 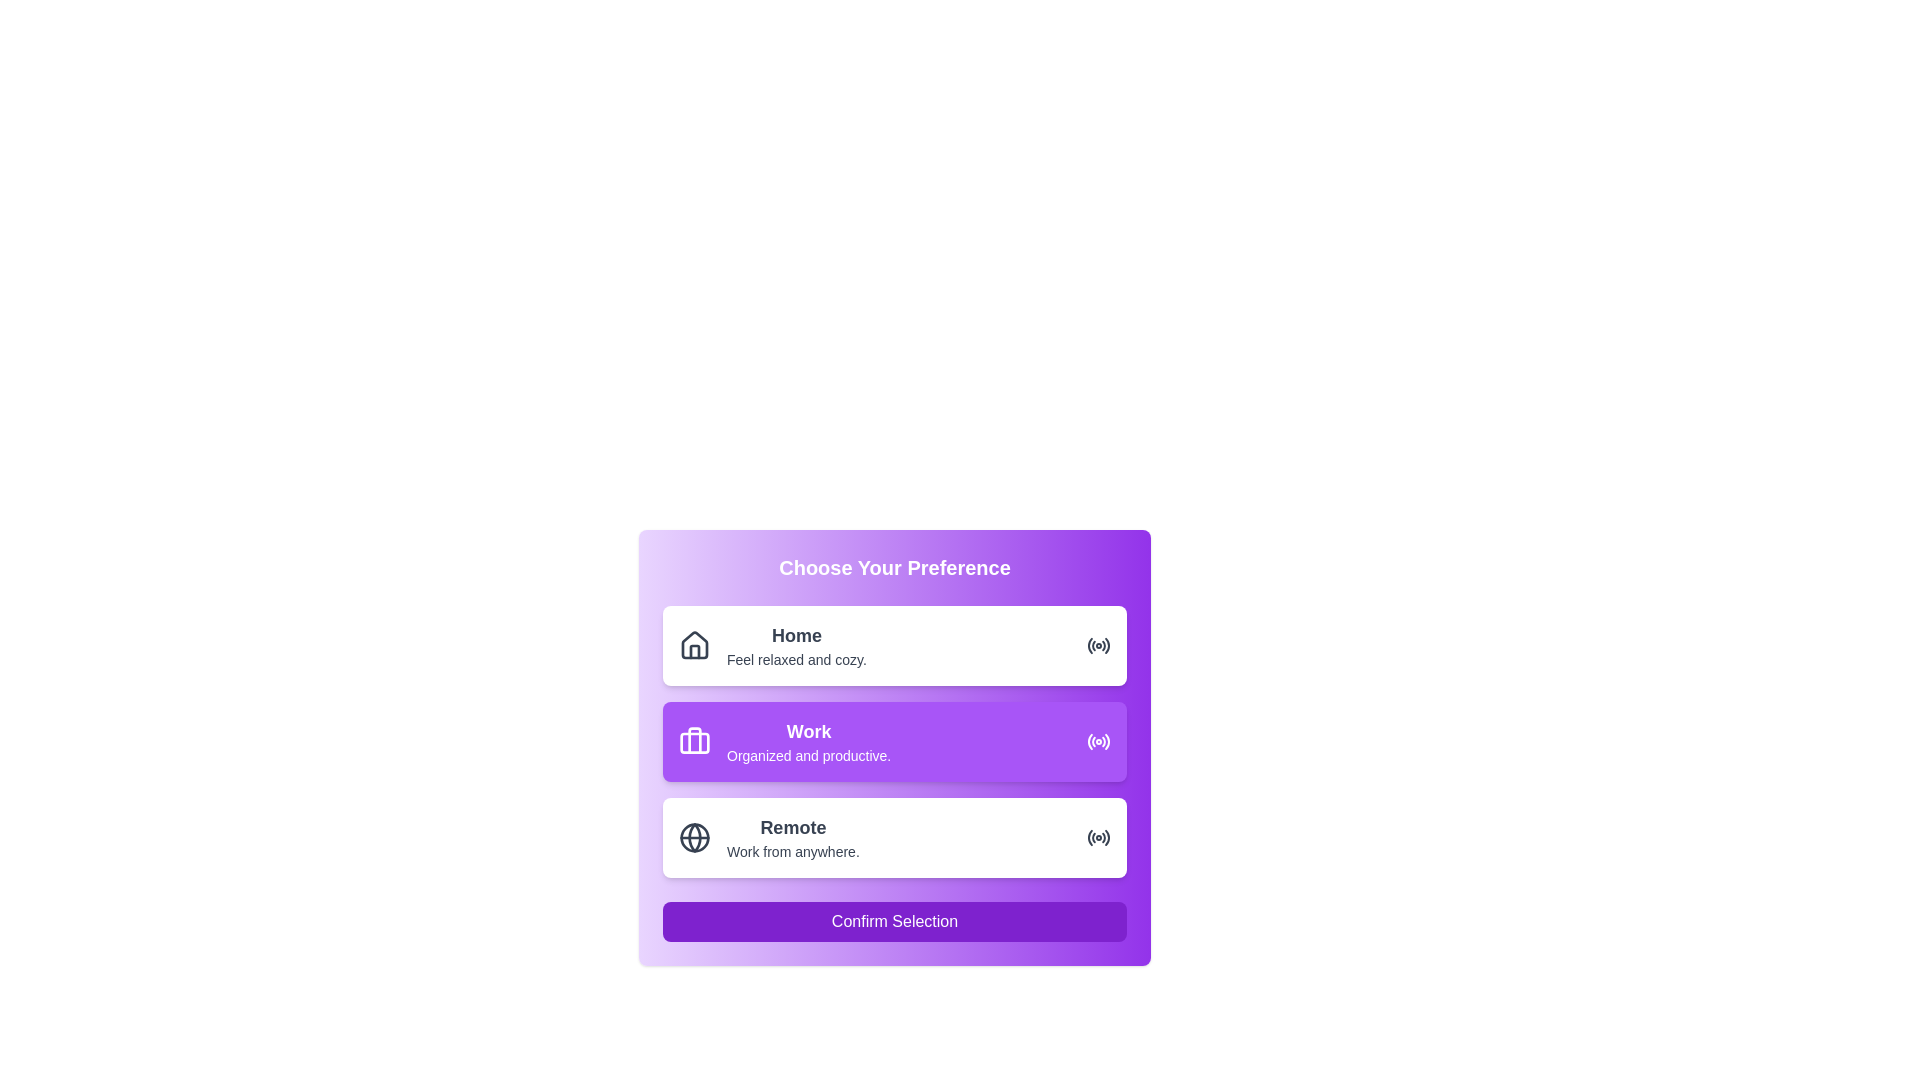 I want to click on the bold, centered text header that reads 'Choose Your Preference', which is styled in white against a gradient background, so click(x=893, y=567).